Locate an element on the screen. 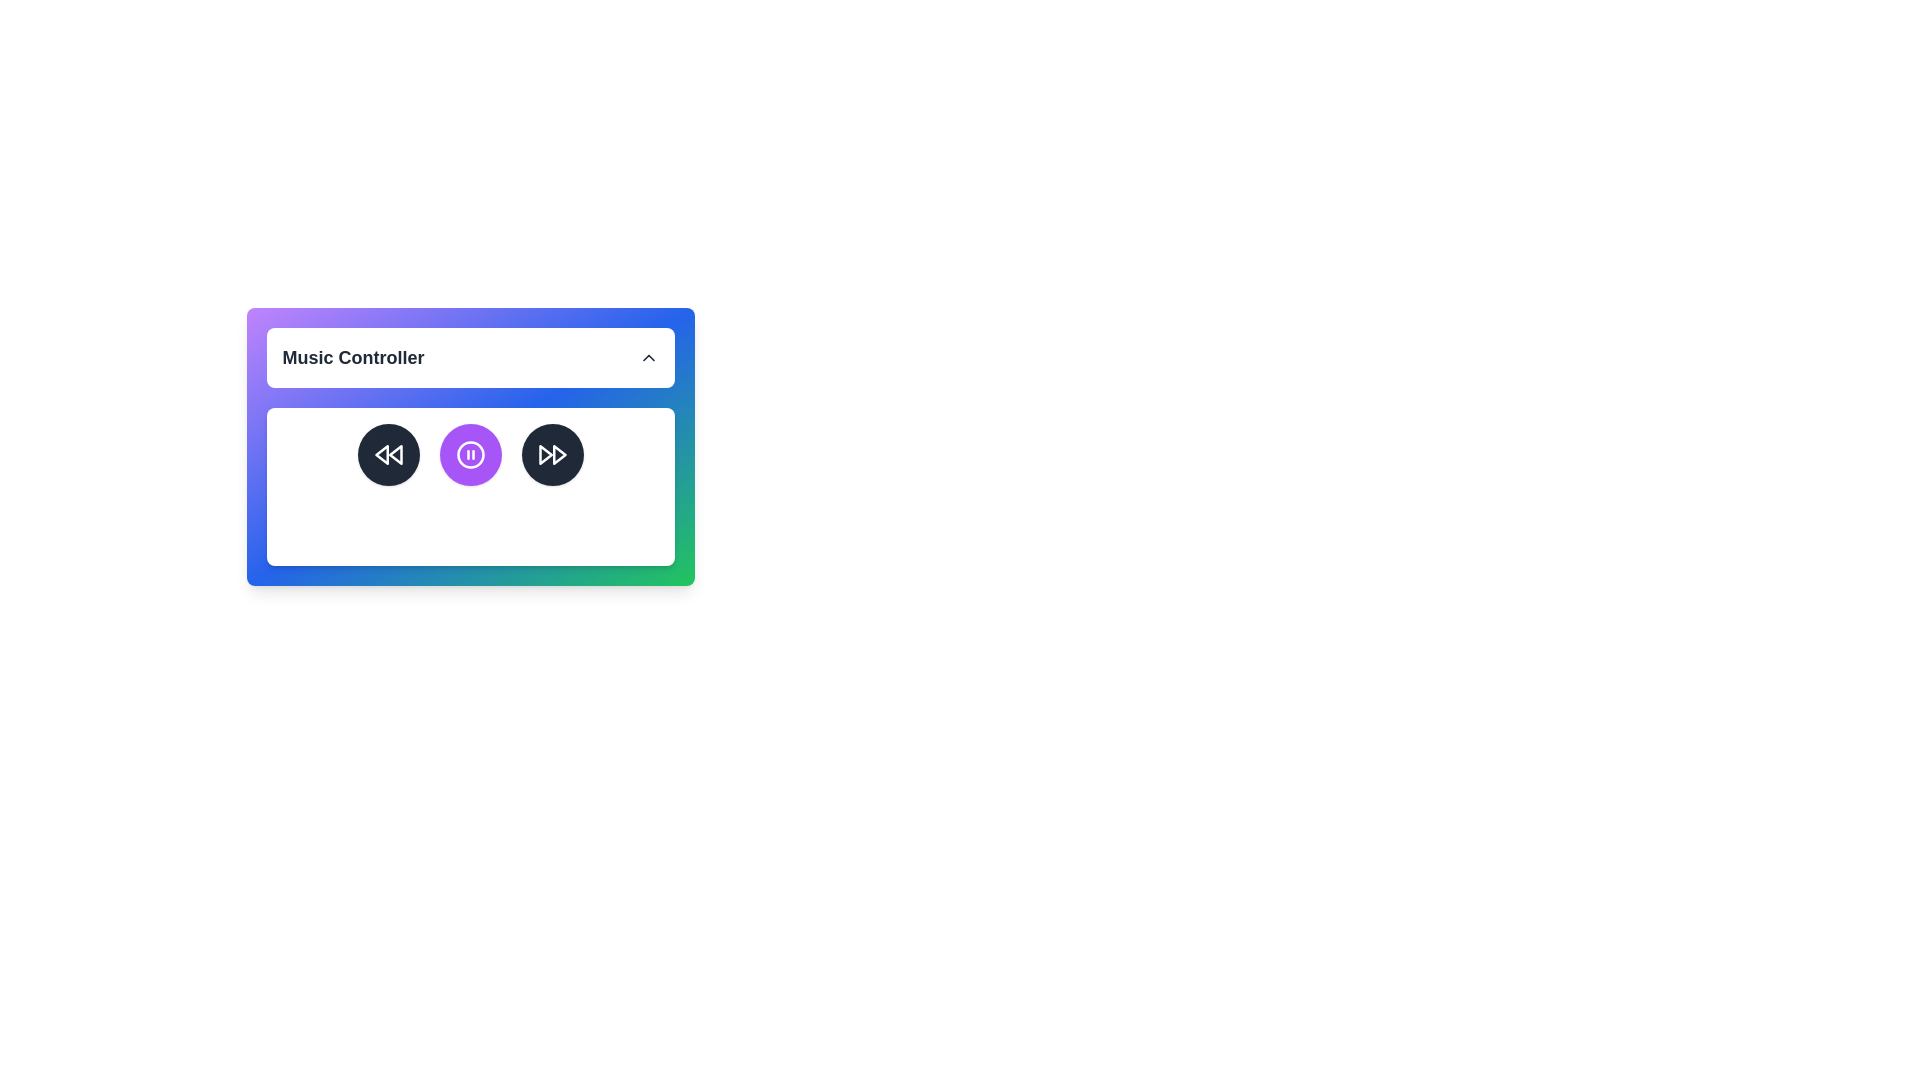  the chevron button to toggle the music controller panel is located at coordinates (648, 357).